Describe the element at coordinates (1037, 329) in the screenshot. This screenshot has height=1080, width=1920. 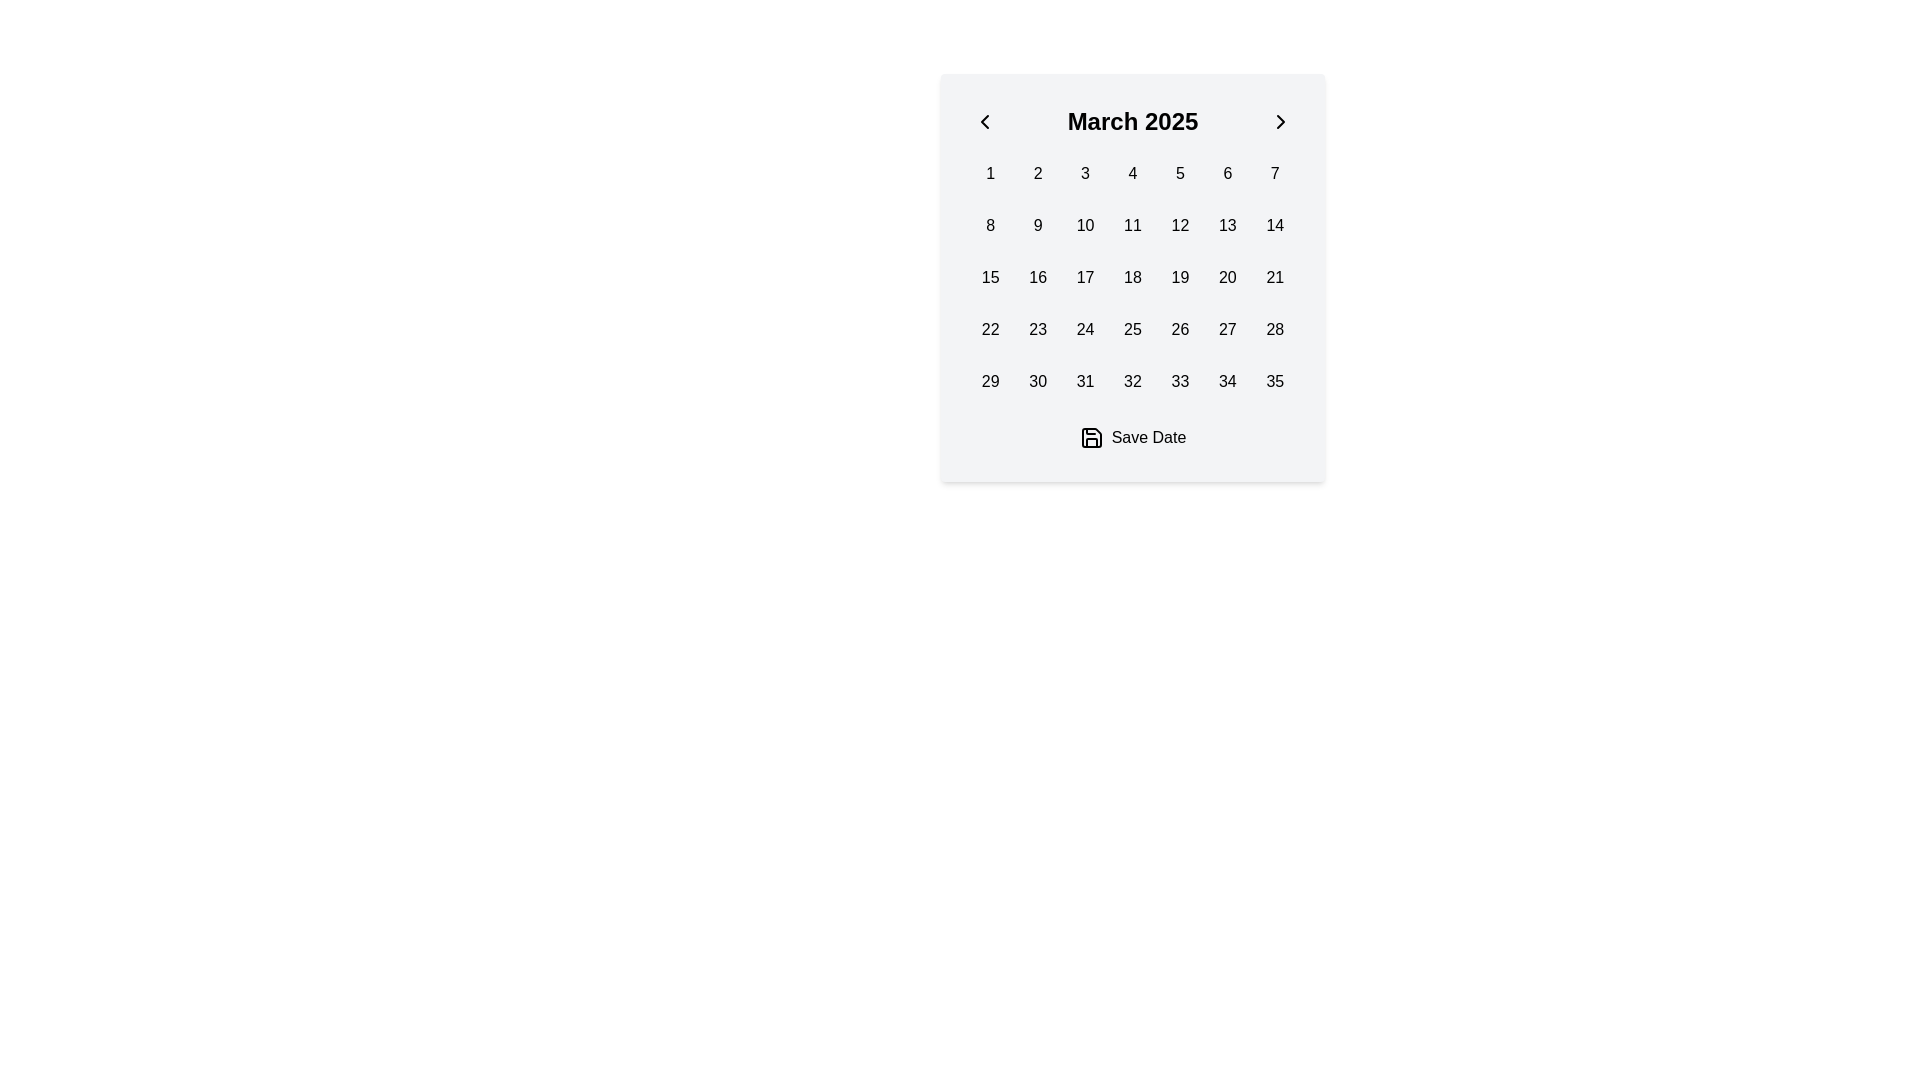
I see `the button representing the 23rd day in the calendar interface` at that location.